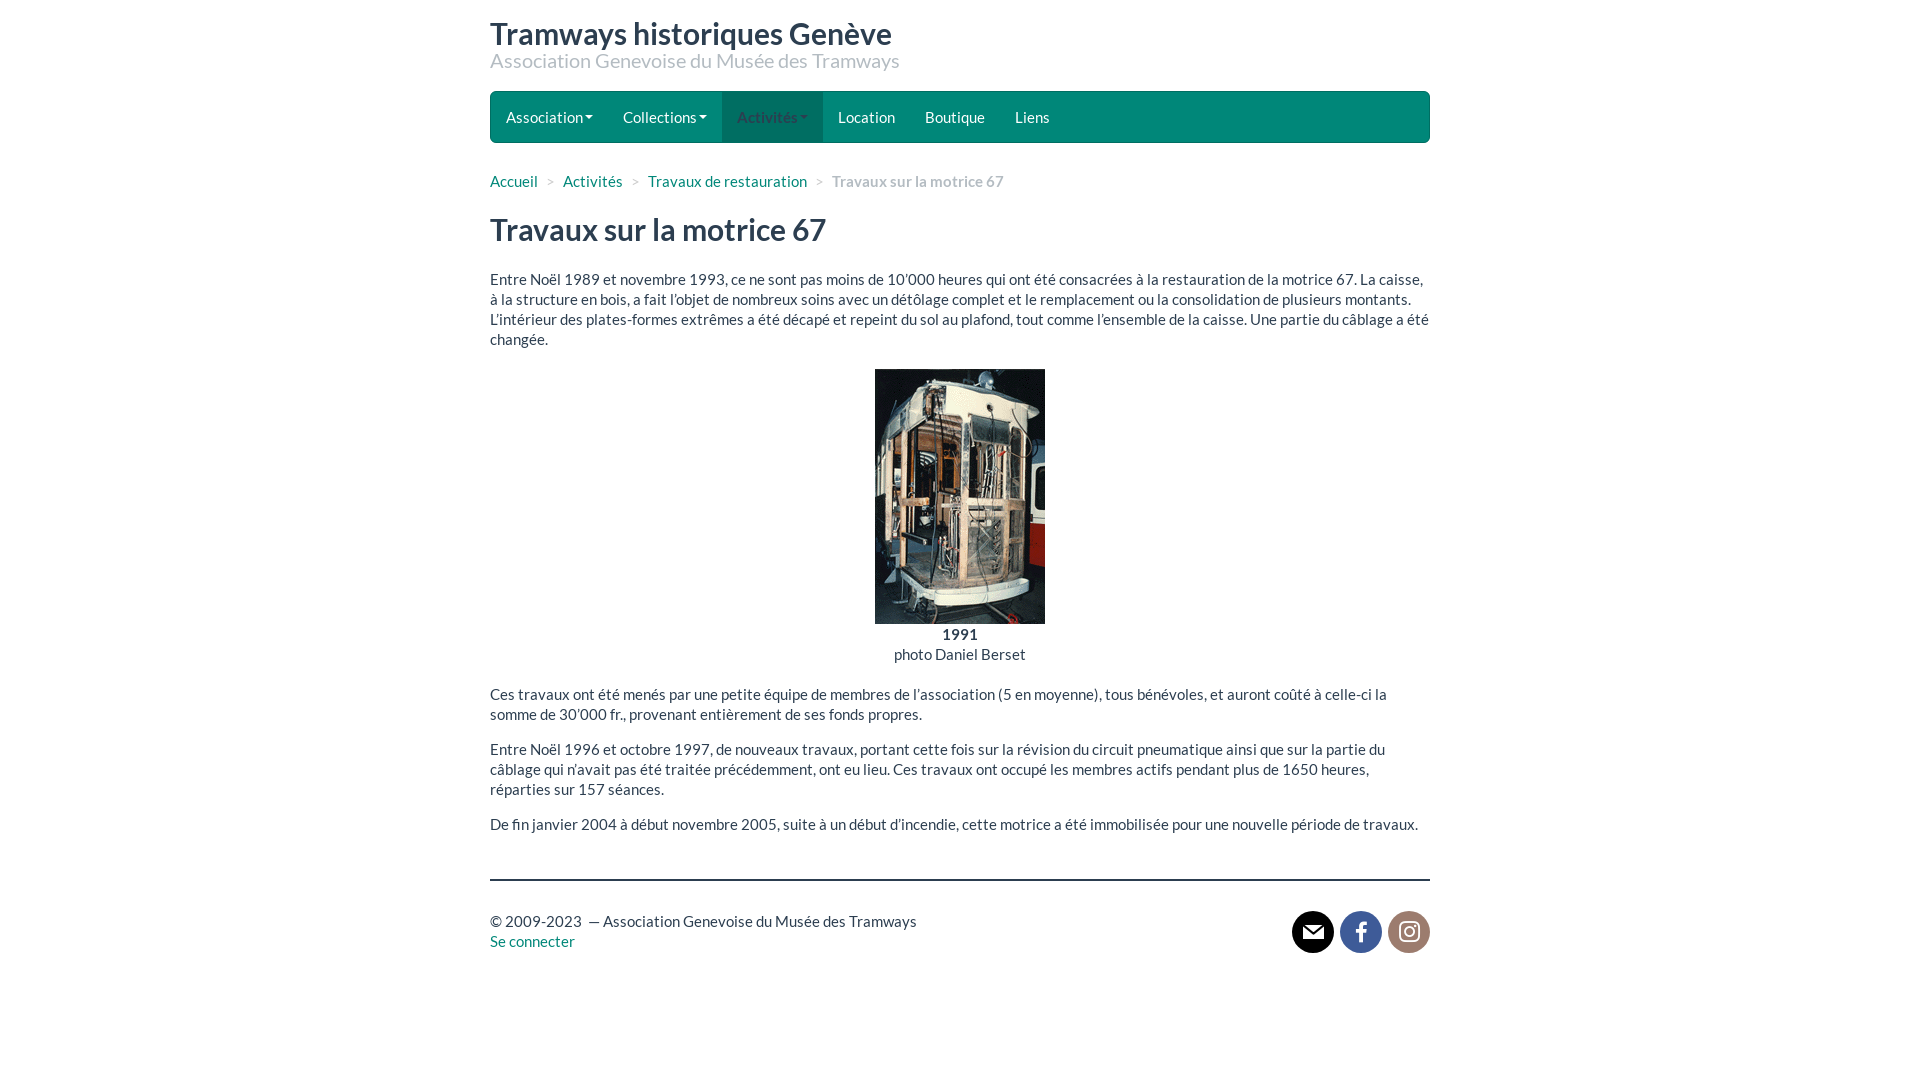  What do you see at coordinates (489, 941) in the screenshot?
I see `'Se connecter'` at bounding box center [489, 941].